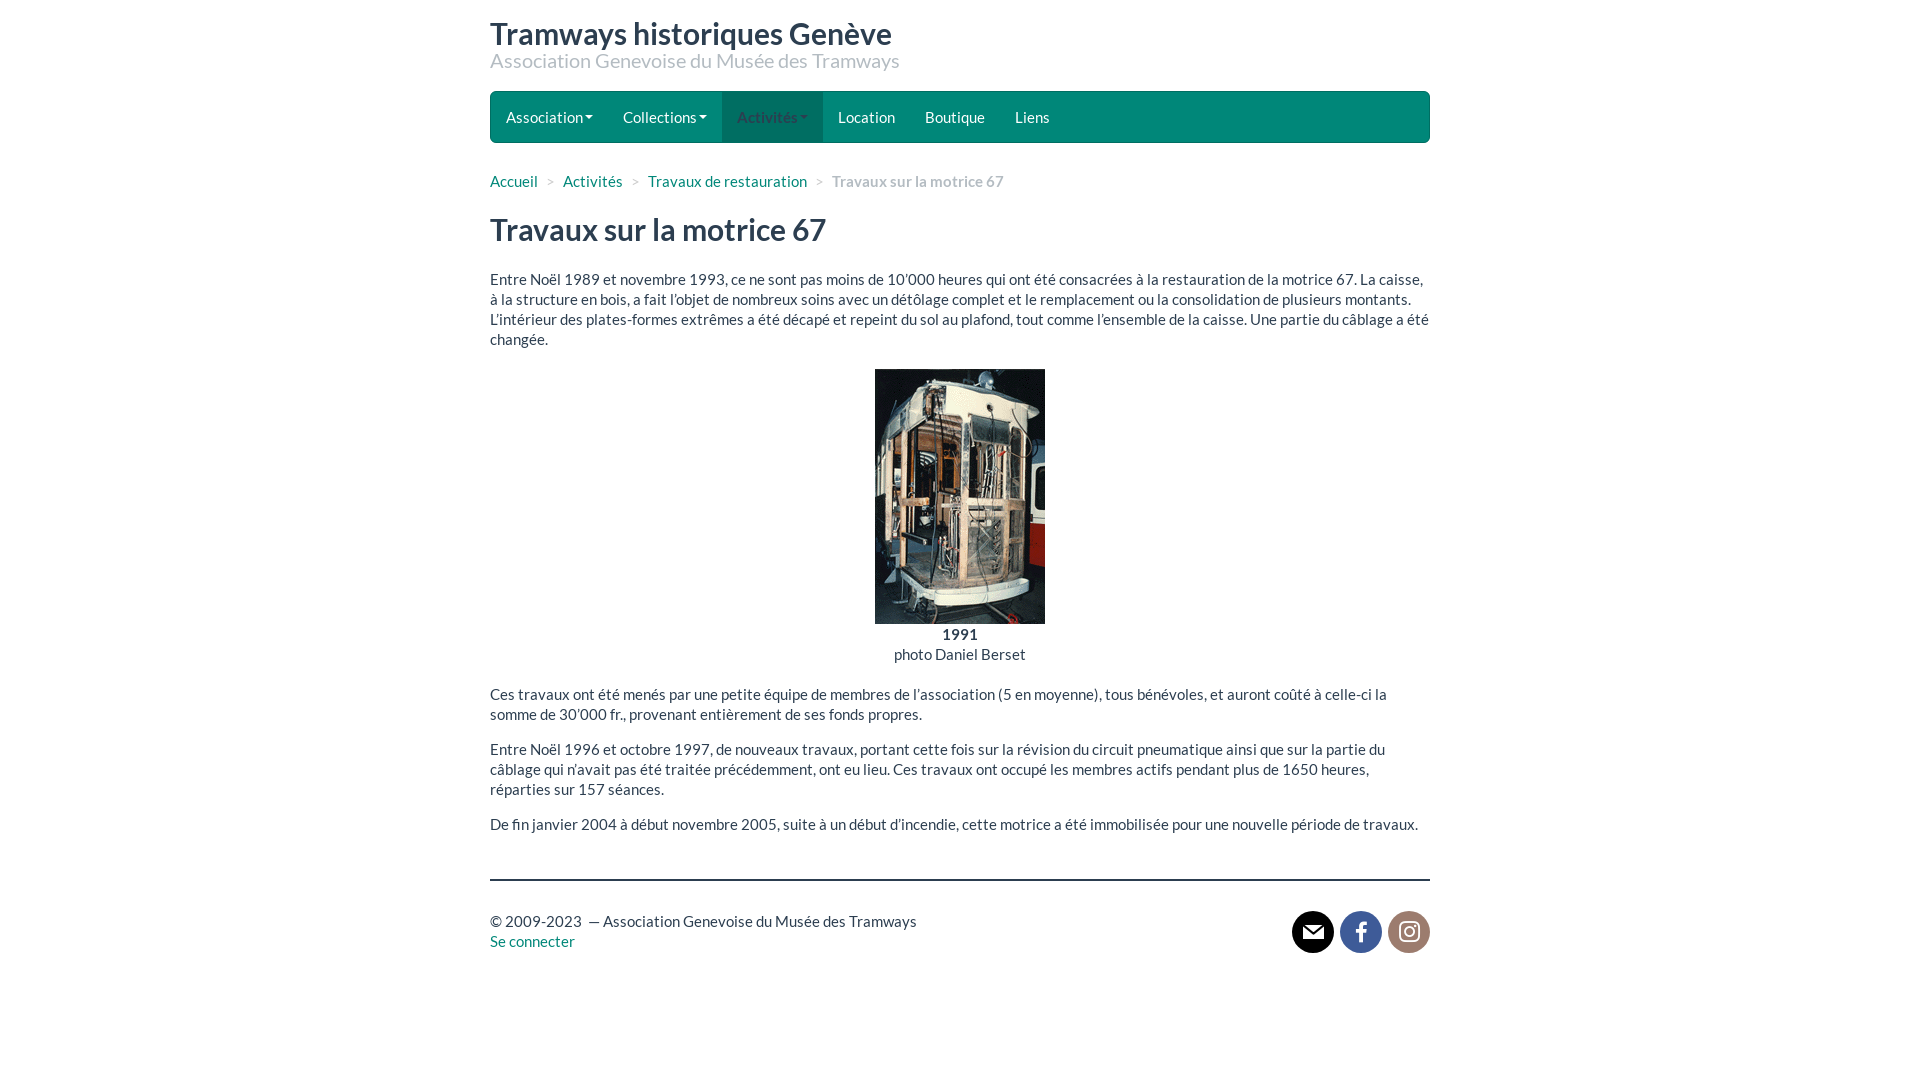  What do you see at coordinates (489, 941) in the screenshot?
I see `'Se connecter'` at bounding box center [489, 941].